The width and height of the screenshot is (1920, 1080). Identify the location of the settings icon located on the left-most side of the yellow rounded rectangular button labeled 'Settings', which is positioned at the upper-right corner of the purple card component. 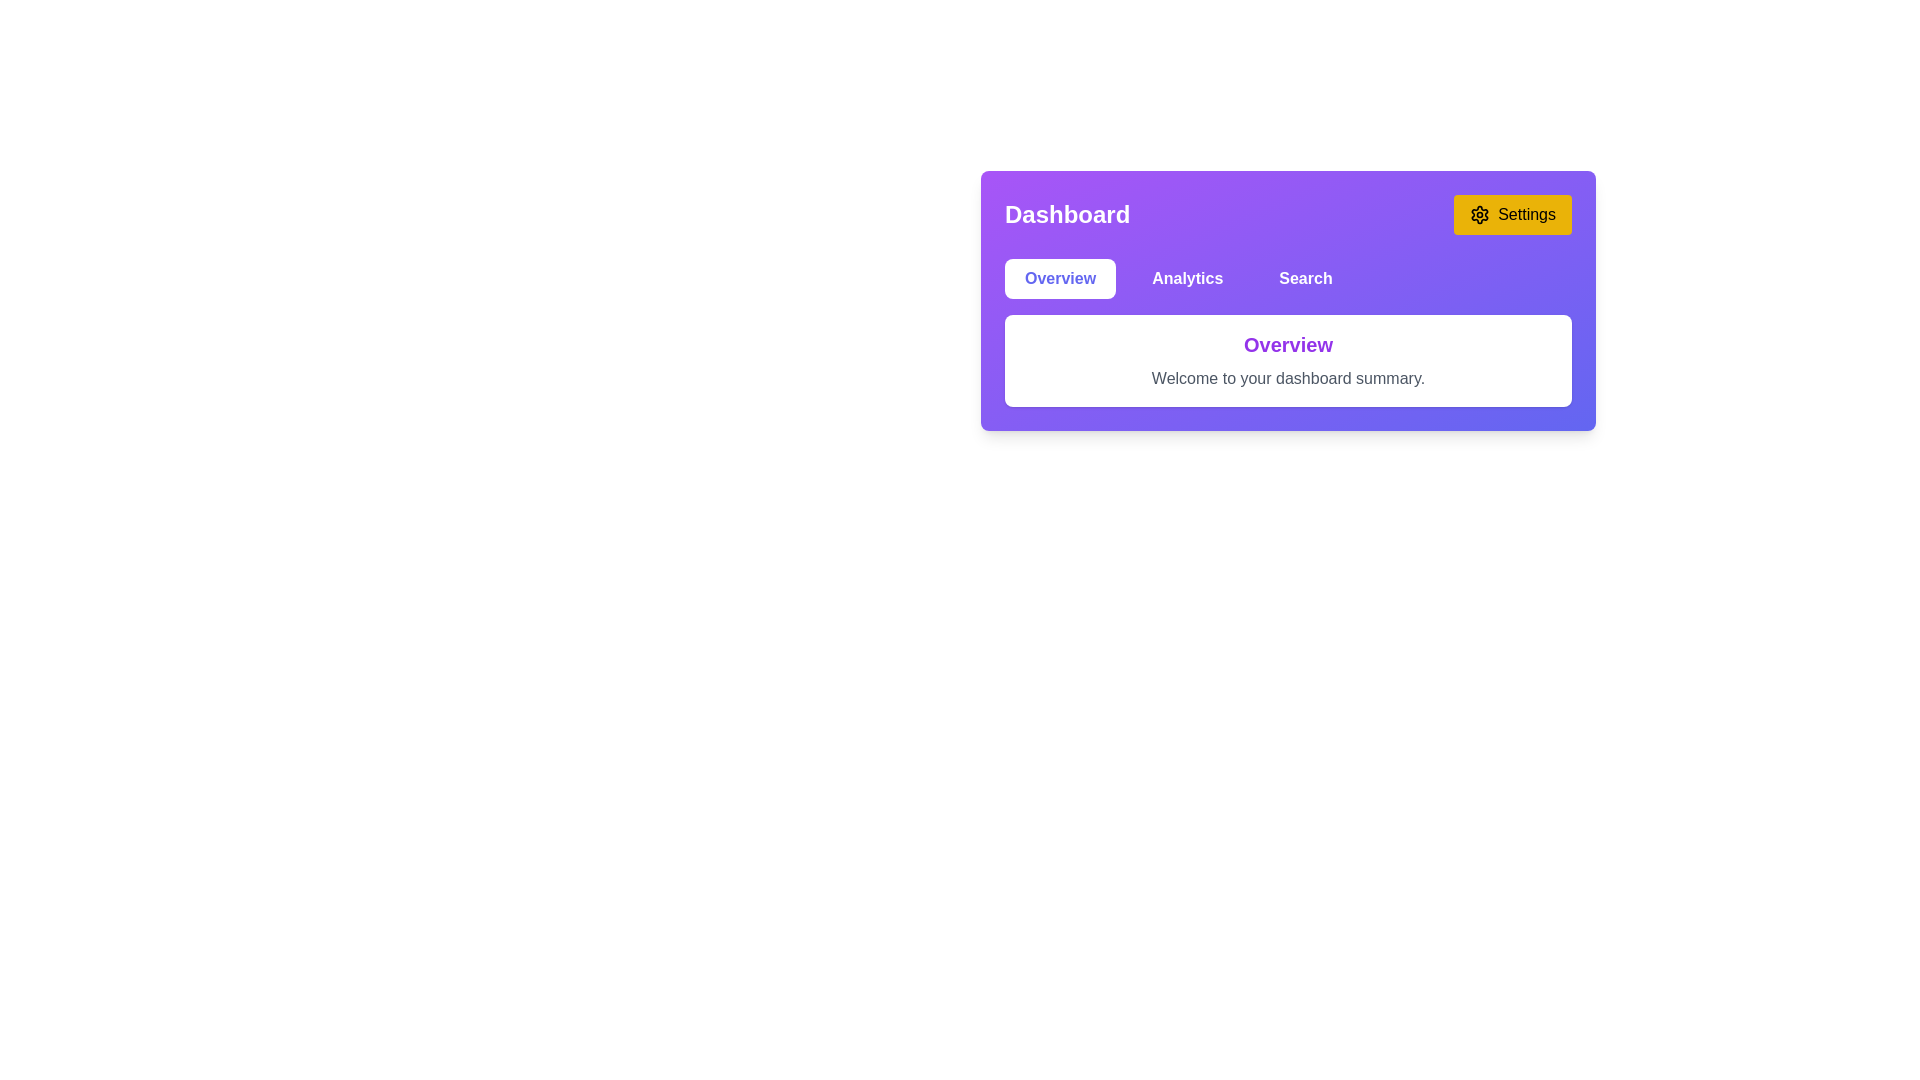
(1480, 215).